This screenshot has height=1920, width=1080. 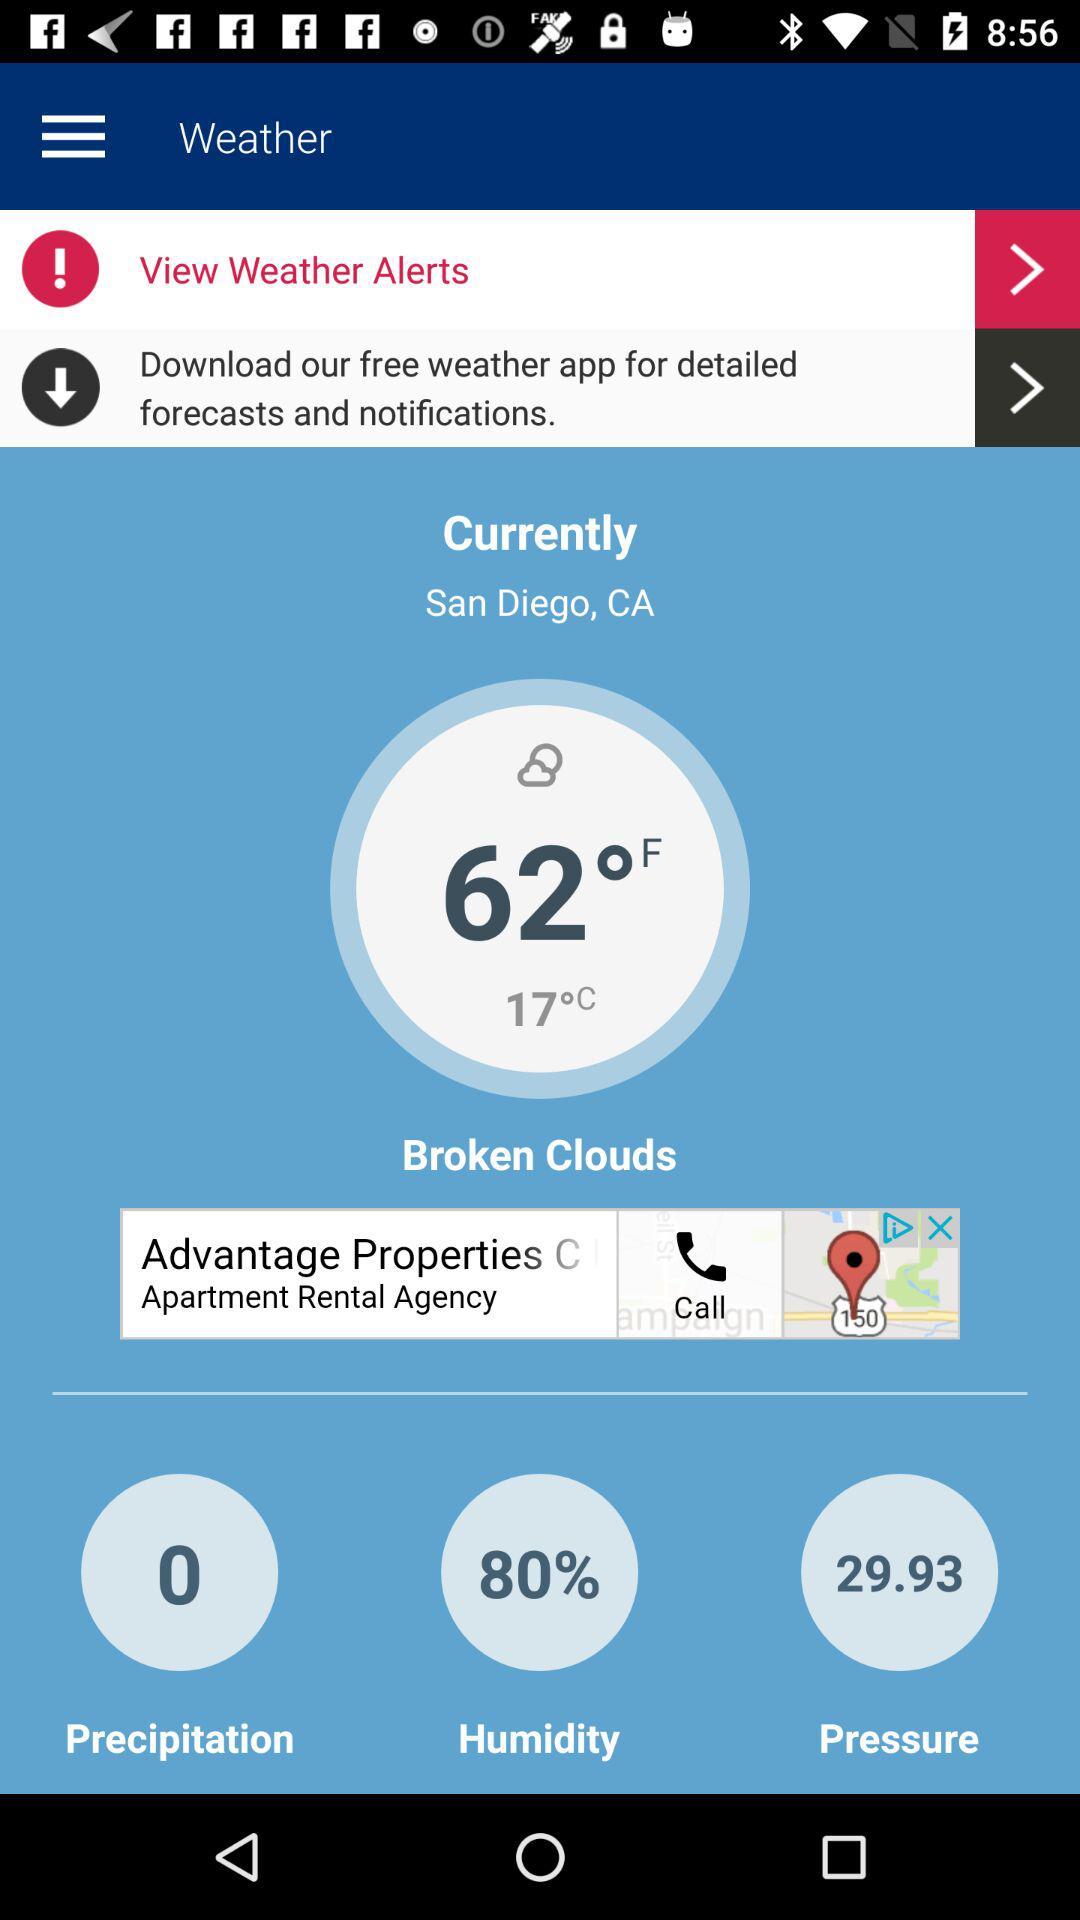 What do you see at coordinates (72, 135) in the screenshot?
I see `main menu` at bounding box center [72, 135].